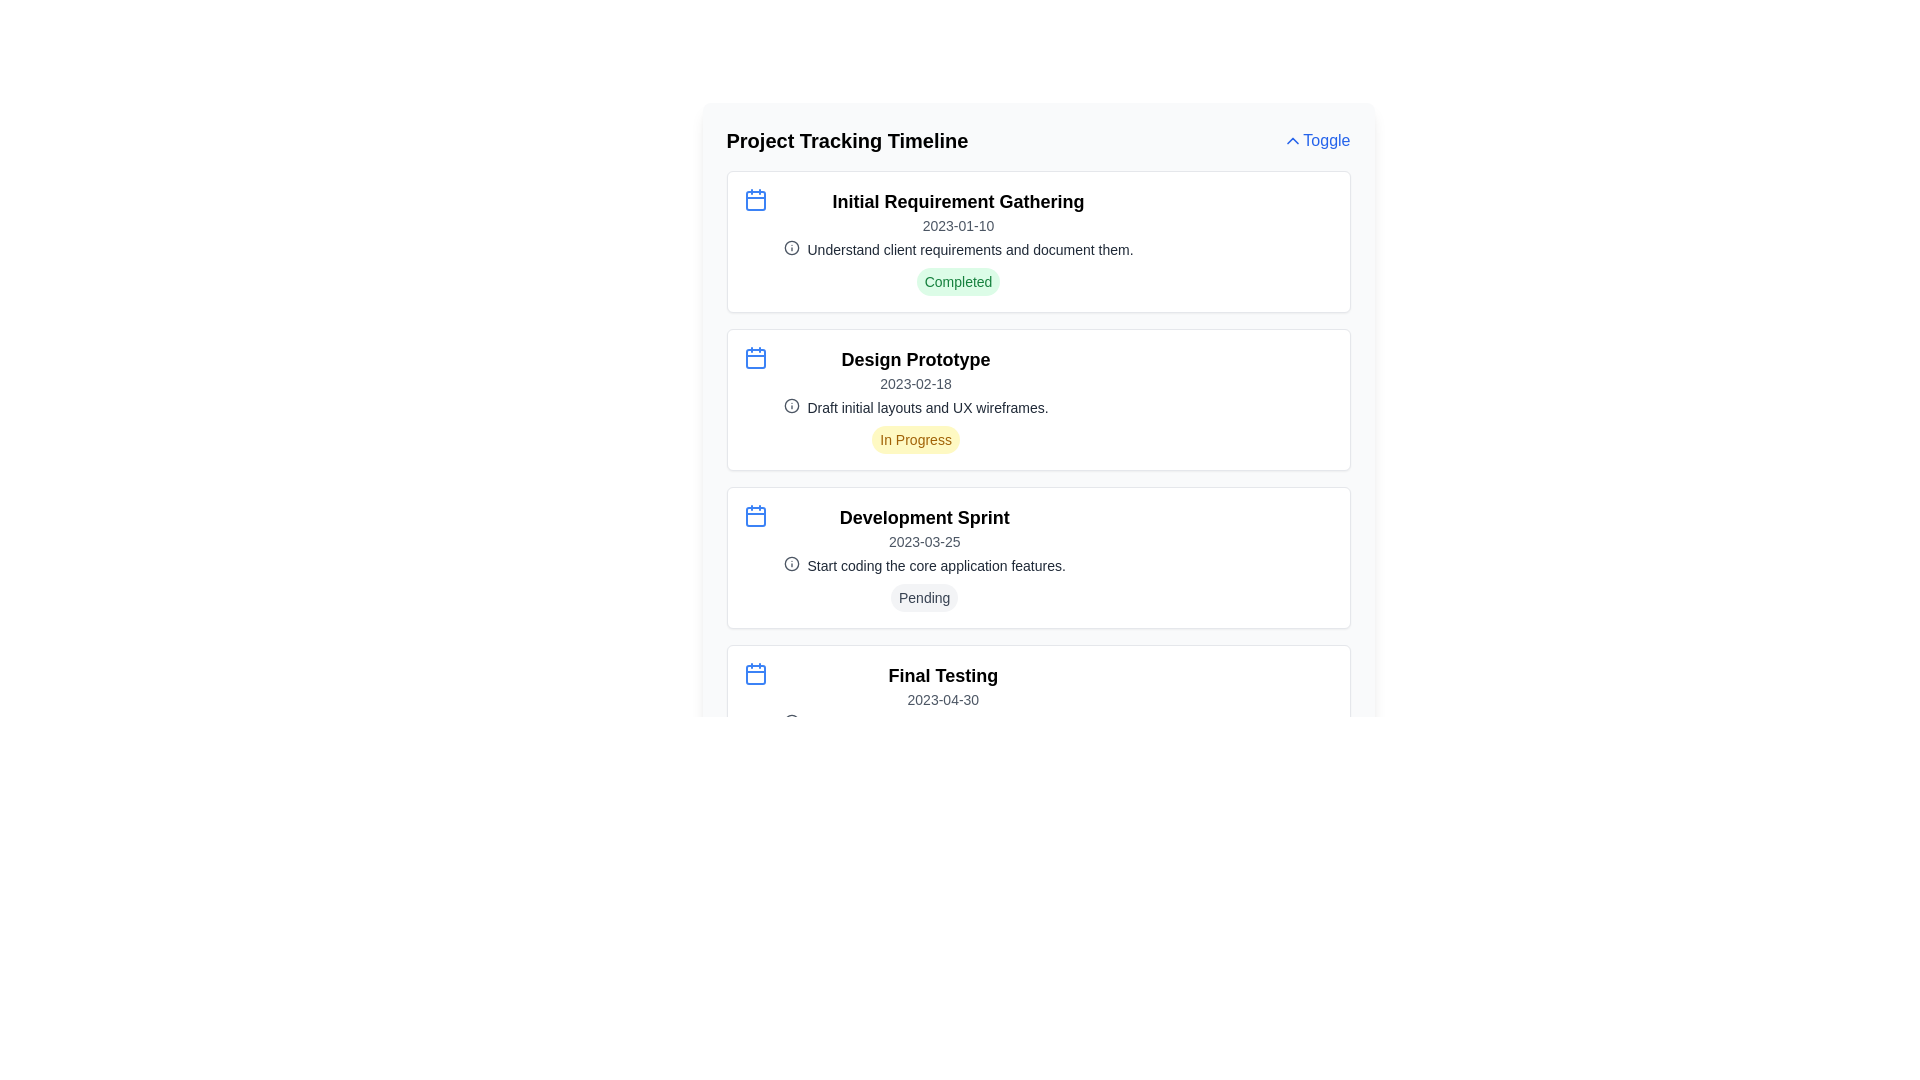  What do you see at coordinates (790, 563) in the screenshot?
I see `the information icon, which is a gray circular outline with a '!' shape inside, located at the beginning of the text block describing 'Start coding the core application features.' in the 'Development Sprint' section` at bounding box center [790, 563].